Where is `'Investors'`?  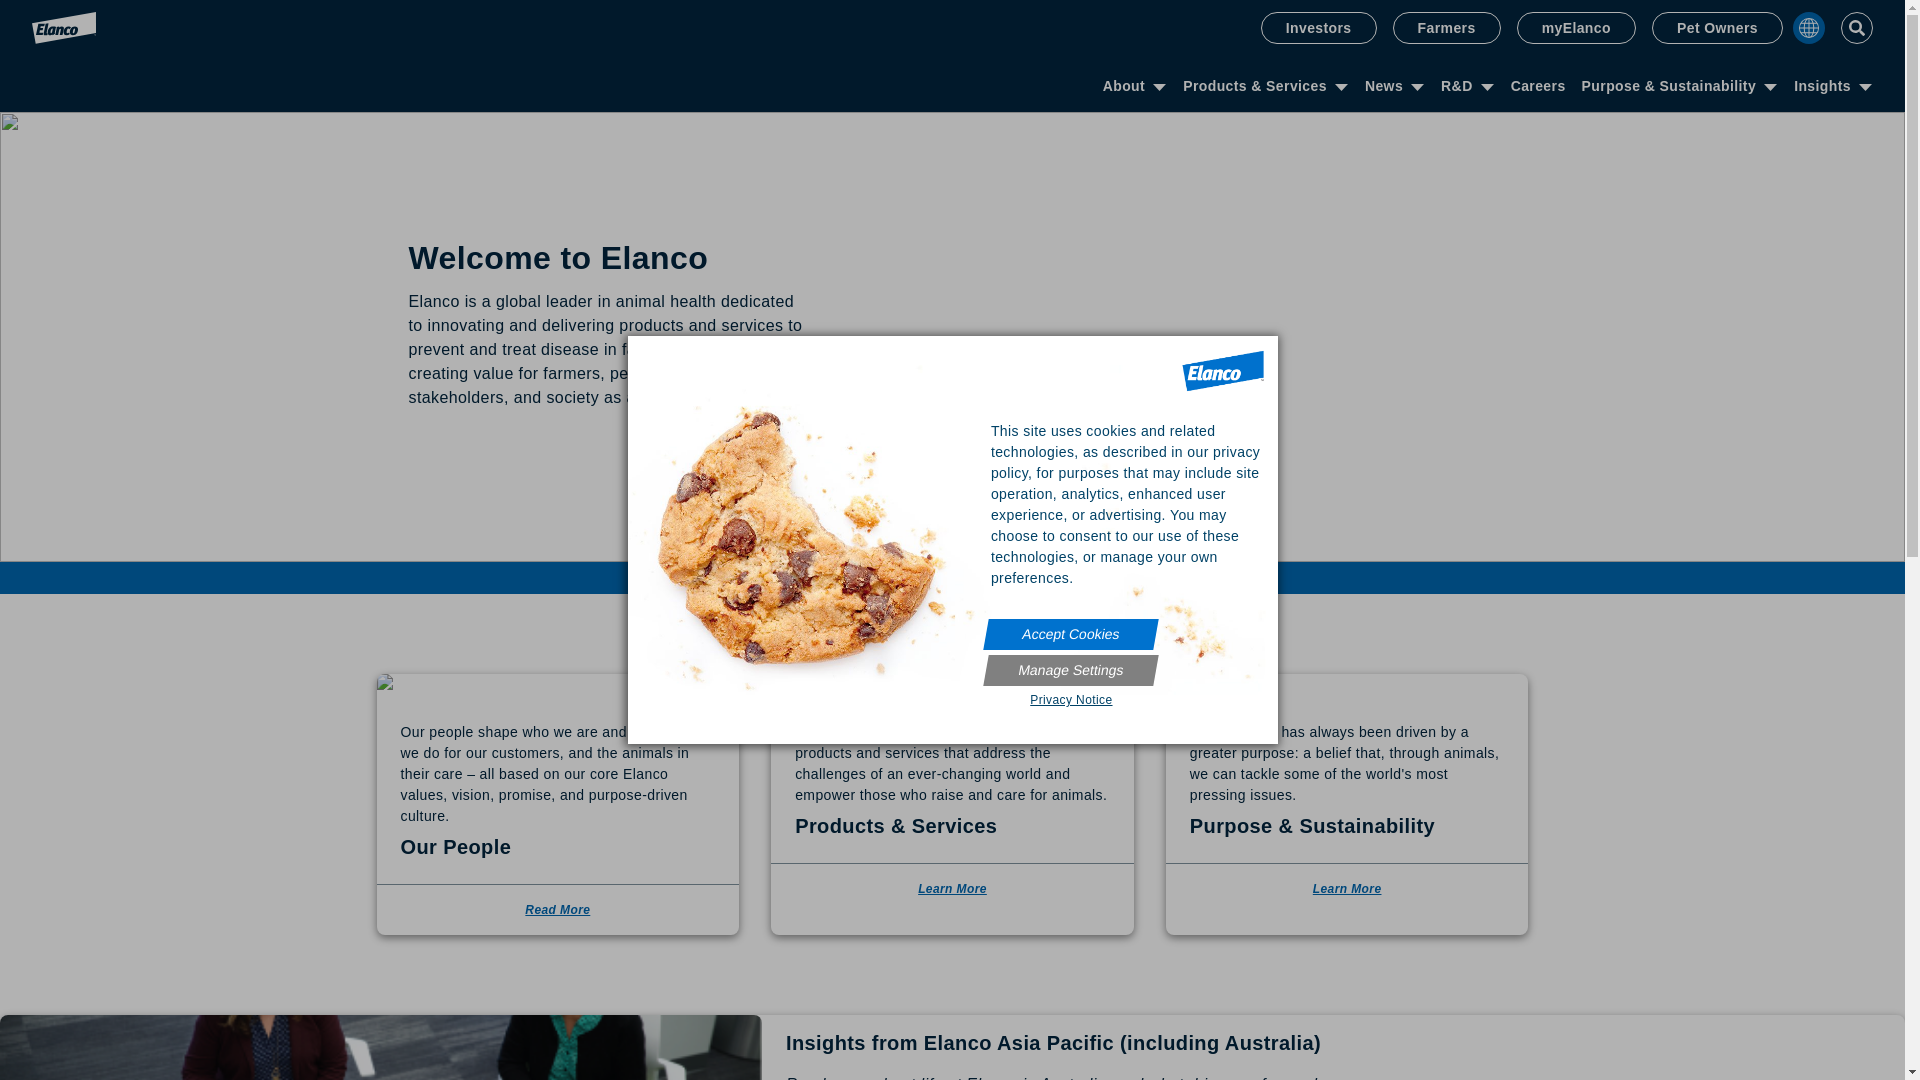 'Investors' is located at coordinates (1319, 27).